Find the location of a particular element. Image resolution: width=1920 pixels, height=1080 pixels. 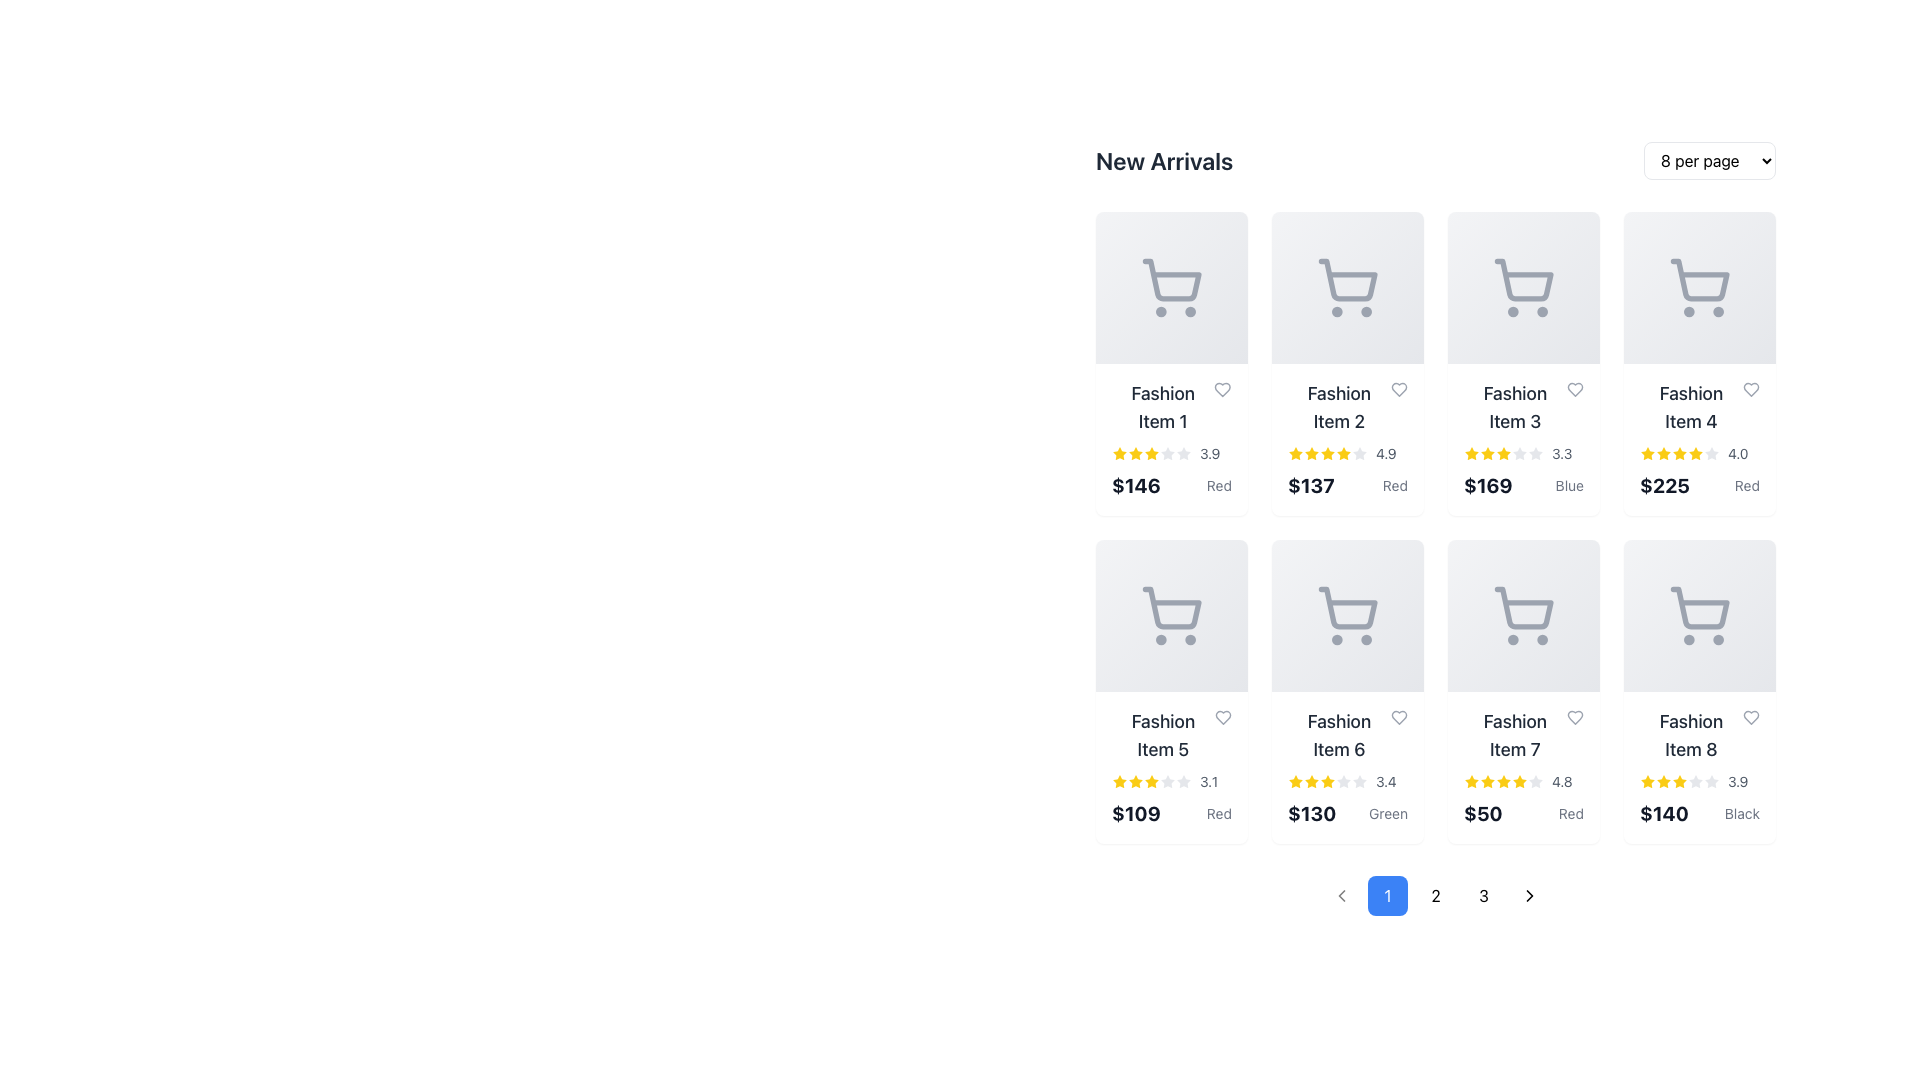

the shopping cart icon that is the primary icon in the second item card labeled 'Fashion Item 2' within the 'New Arrivals' section is located at coordinates (1348, 288).